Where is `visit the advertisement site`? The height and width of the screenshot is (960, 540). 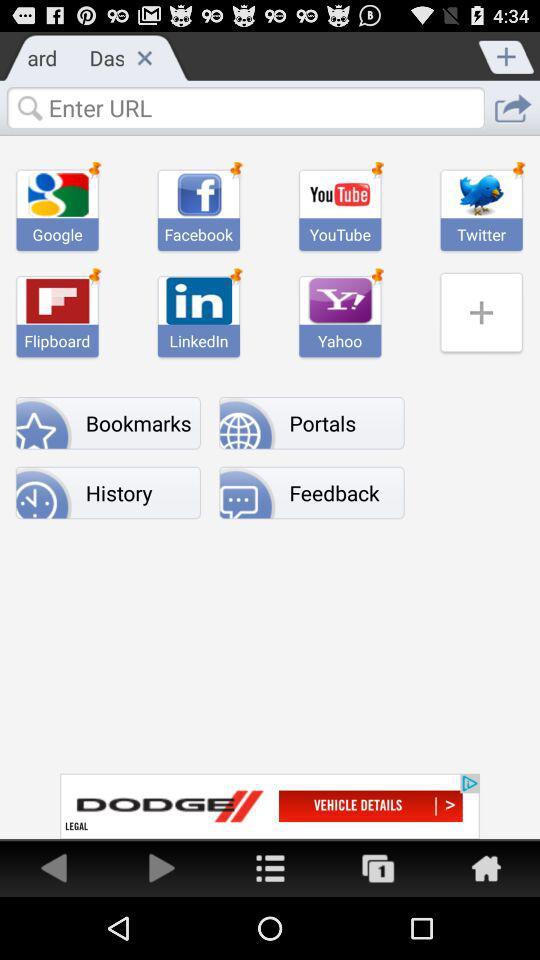 visit the advertisement site is located at coordinates (270, 806).